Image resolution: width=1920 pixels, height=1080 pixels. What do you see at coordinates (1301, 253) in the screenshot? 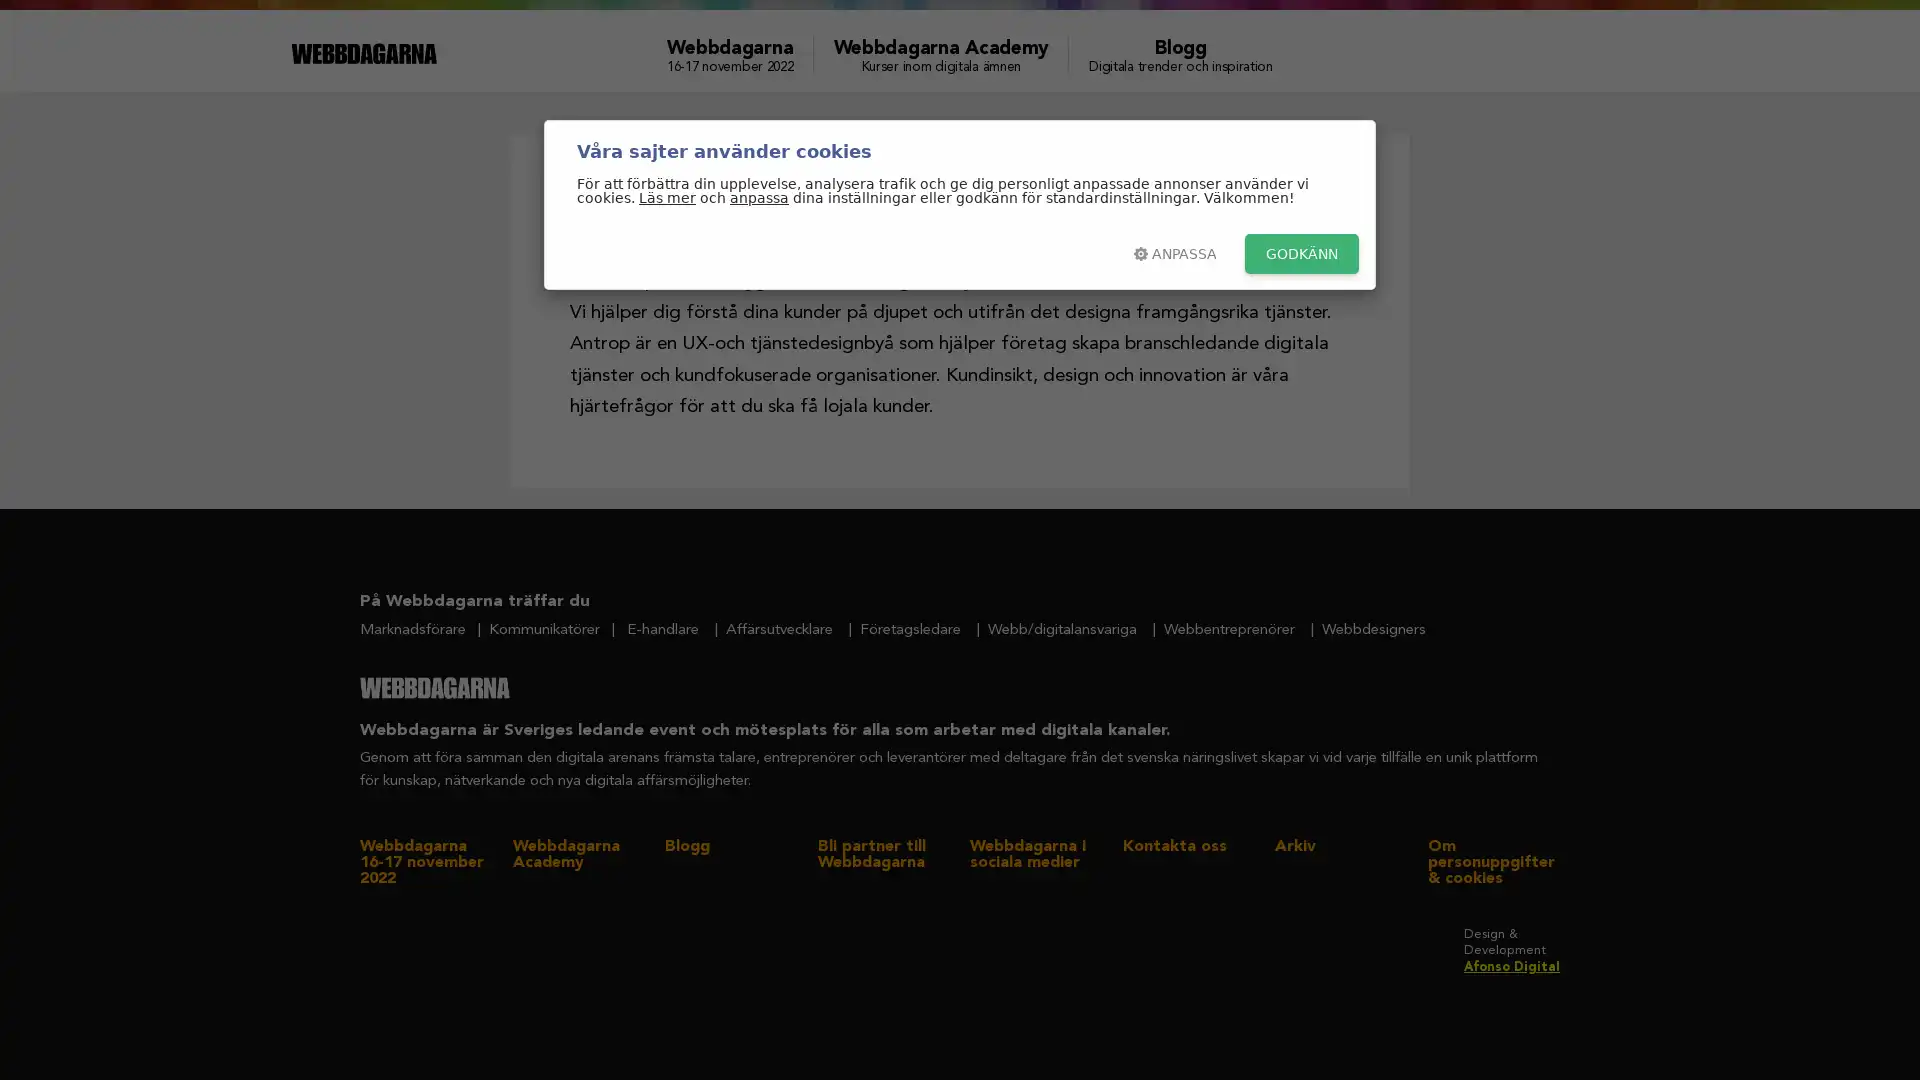
I see `GODKANN` at bounding box center [1301, 253].